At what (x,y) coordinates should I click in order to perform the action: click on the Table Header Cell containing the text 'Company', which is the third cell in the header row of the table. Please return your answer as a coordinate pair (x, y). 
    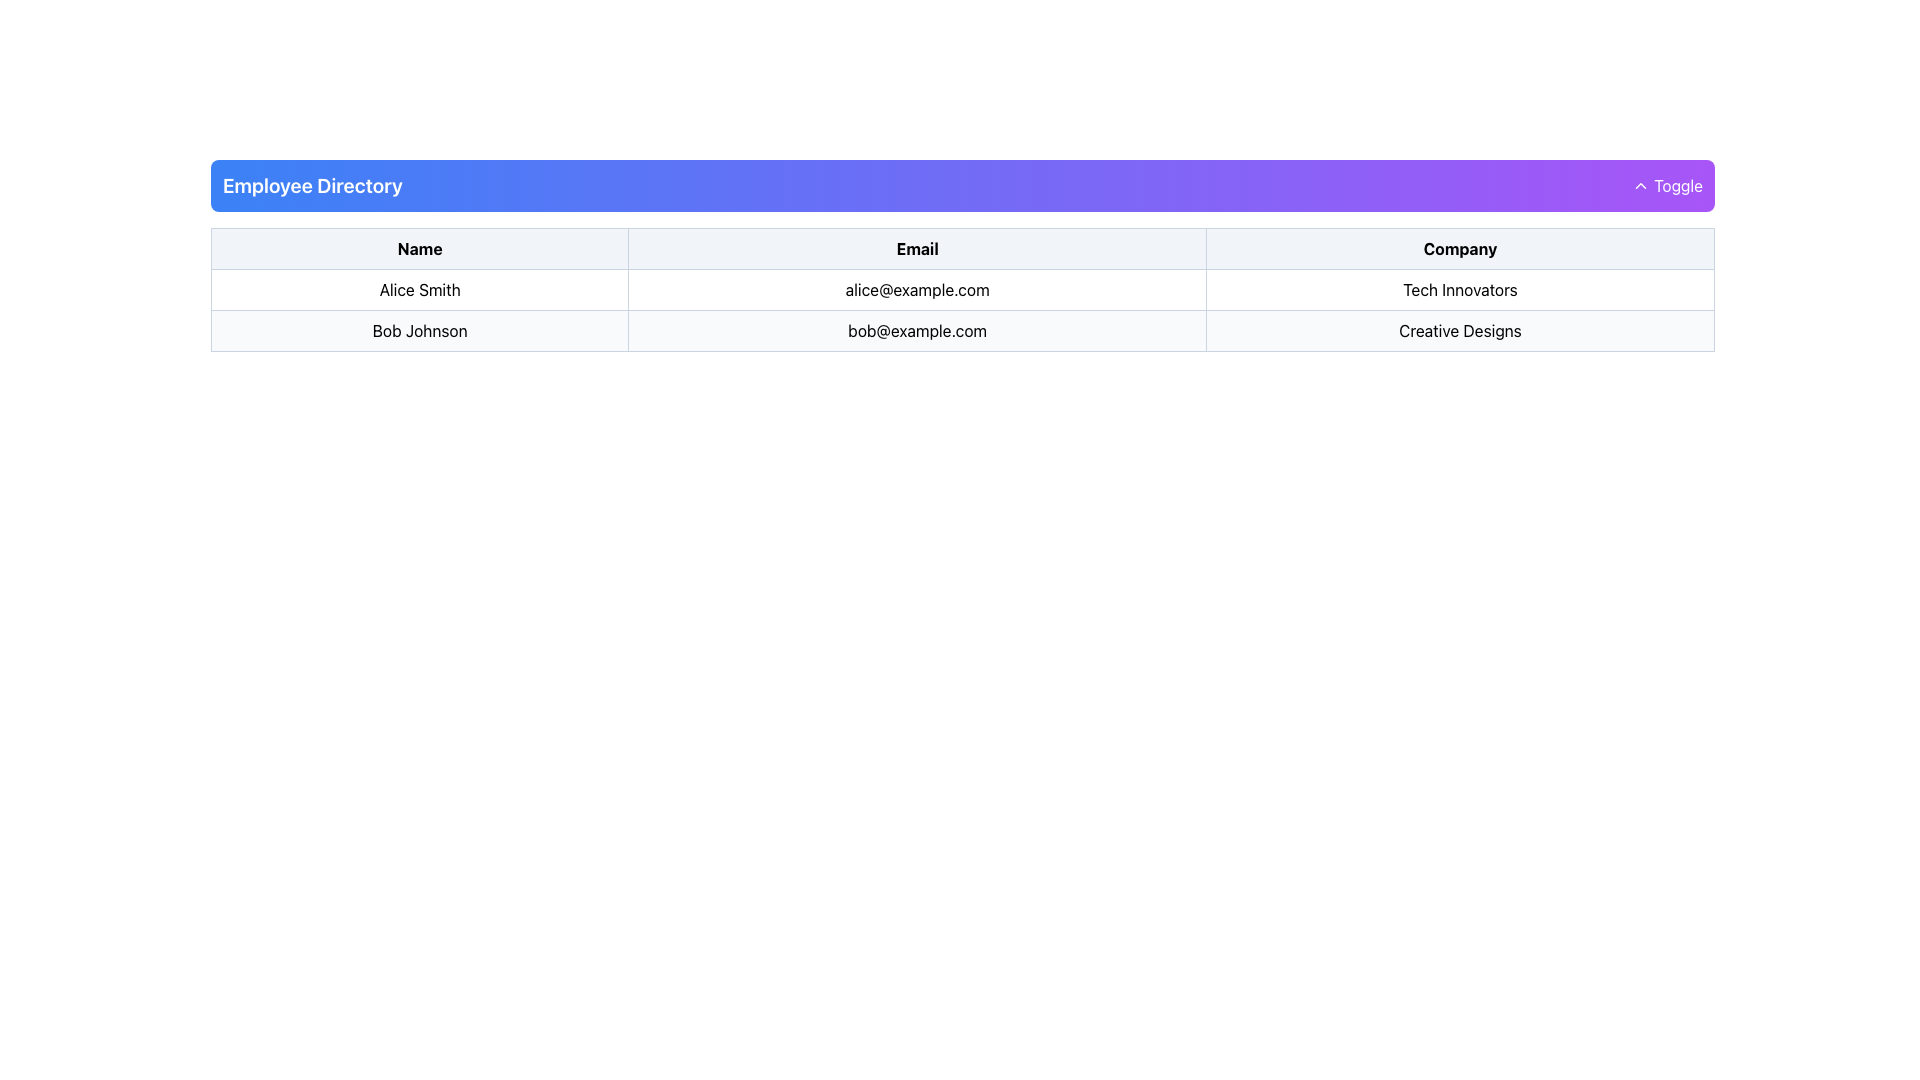
    Looking at the image, I should click on (1460, 248).